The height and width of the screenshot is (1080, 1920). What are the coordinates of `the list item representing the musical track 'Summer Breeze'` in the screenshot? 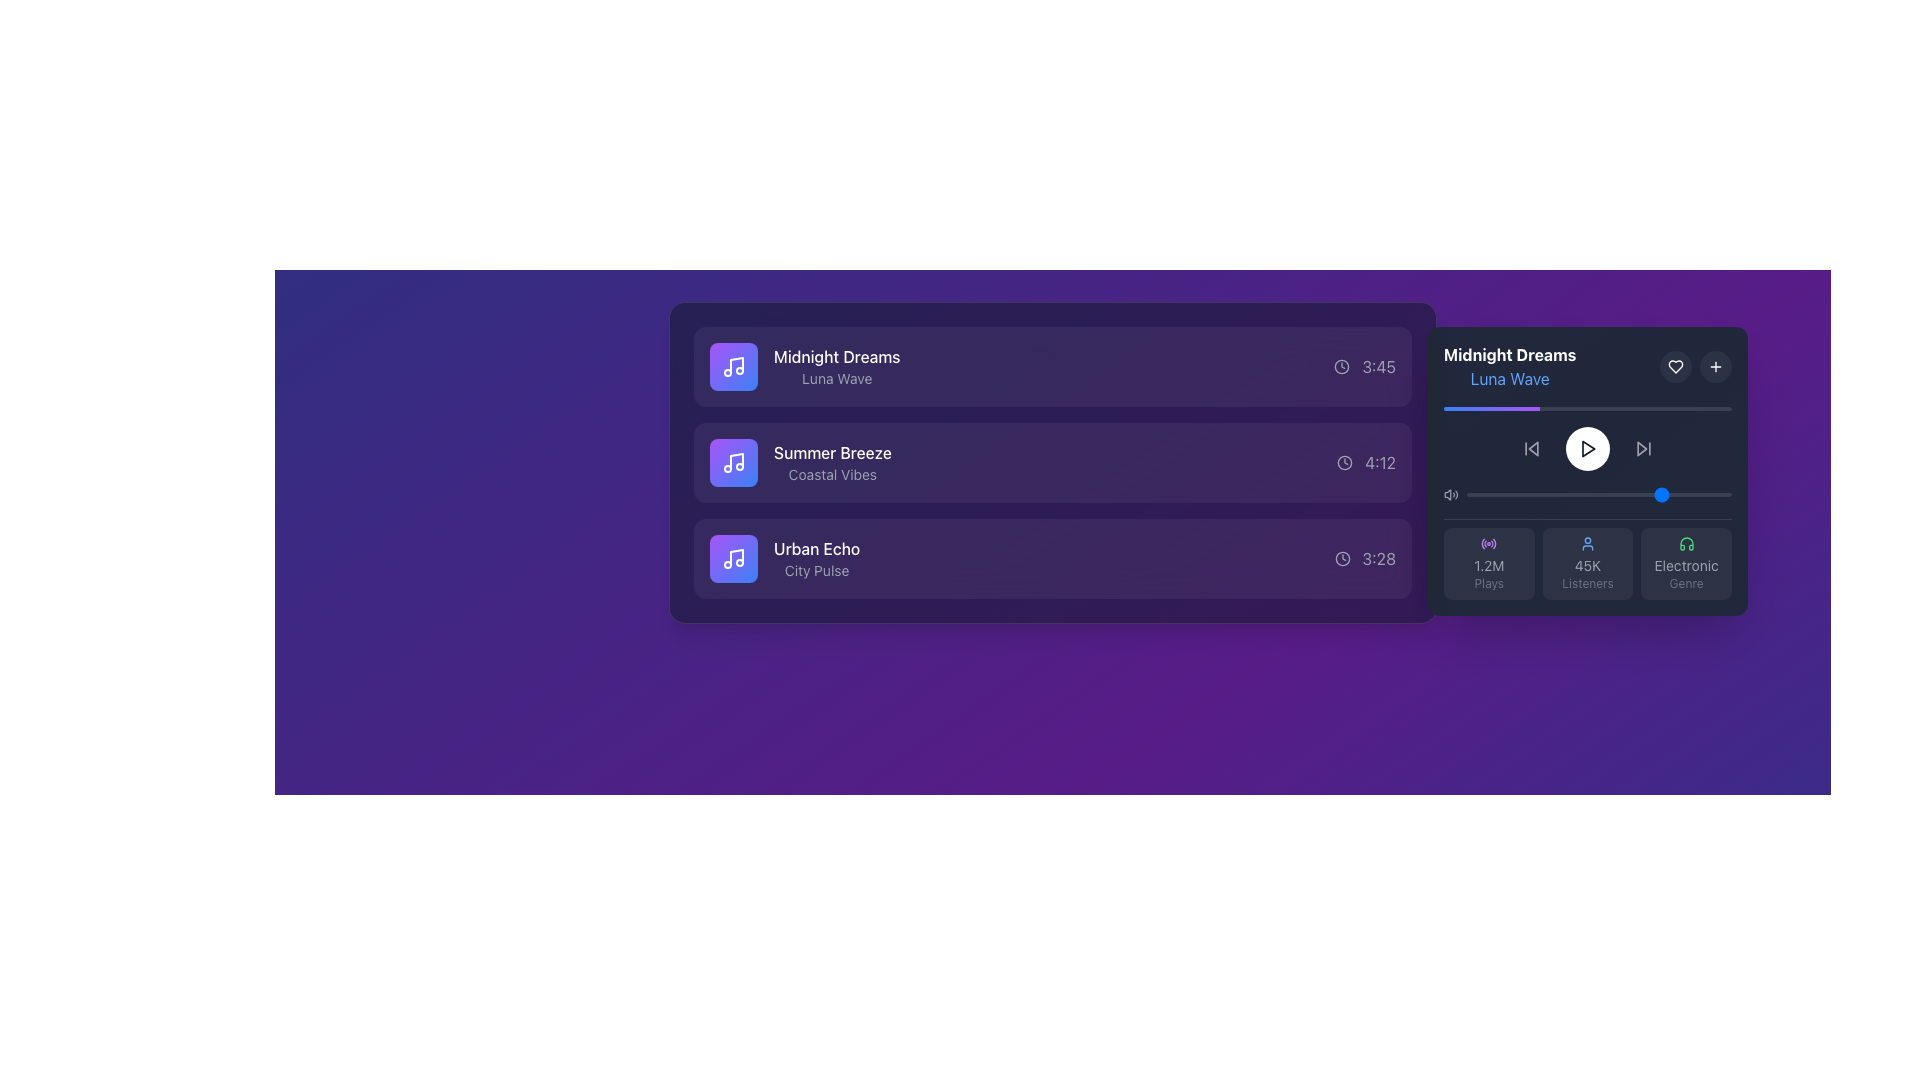 It's located at (1051, 462).